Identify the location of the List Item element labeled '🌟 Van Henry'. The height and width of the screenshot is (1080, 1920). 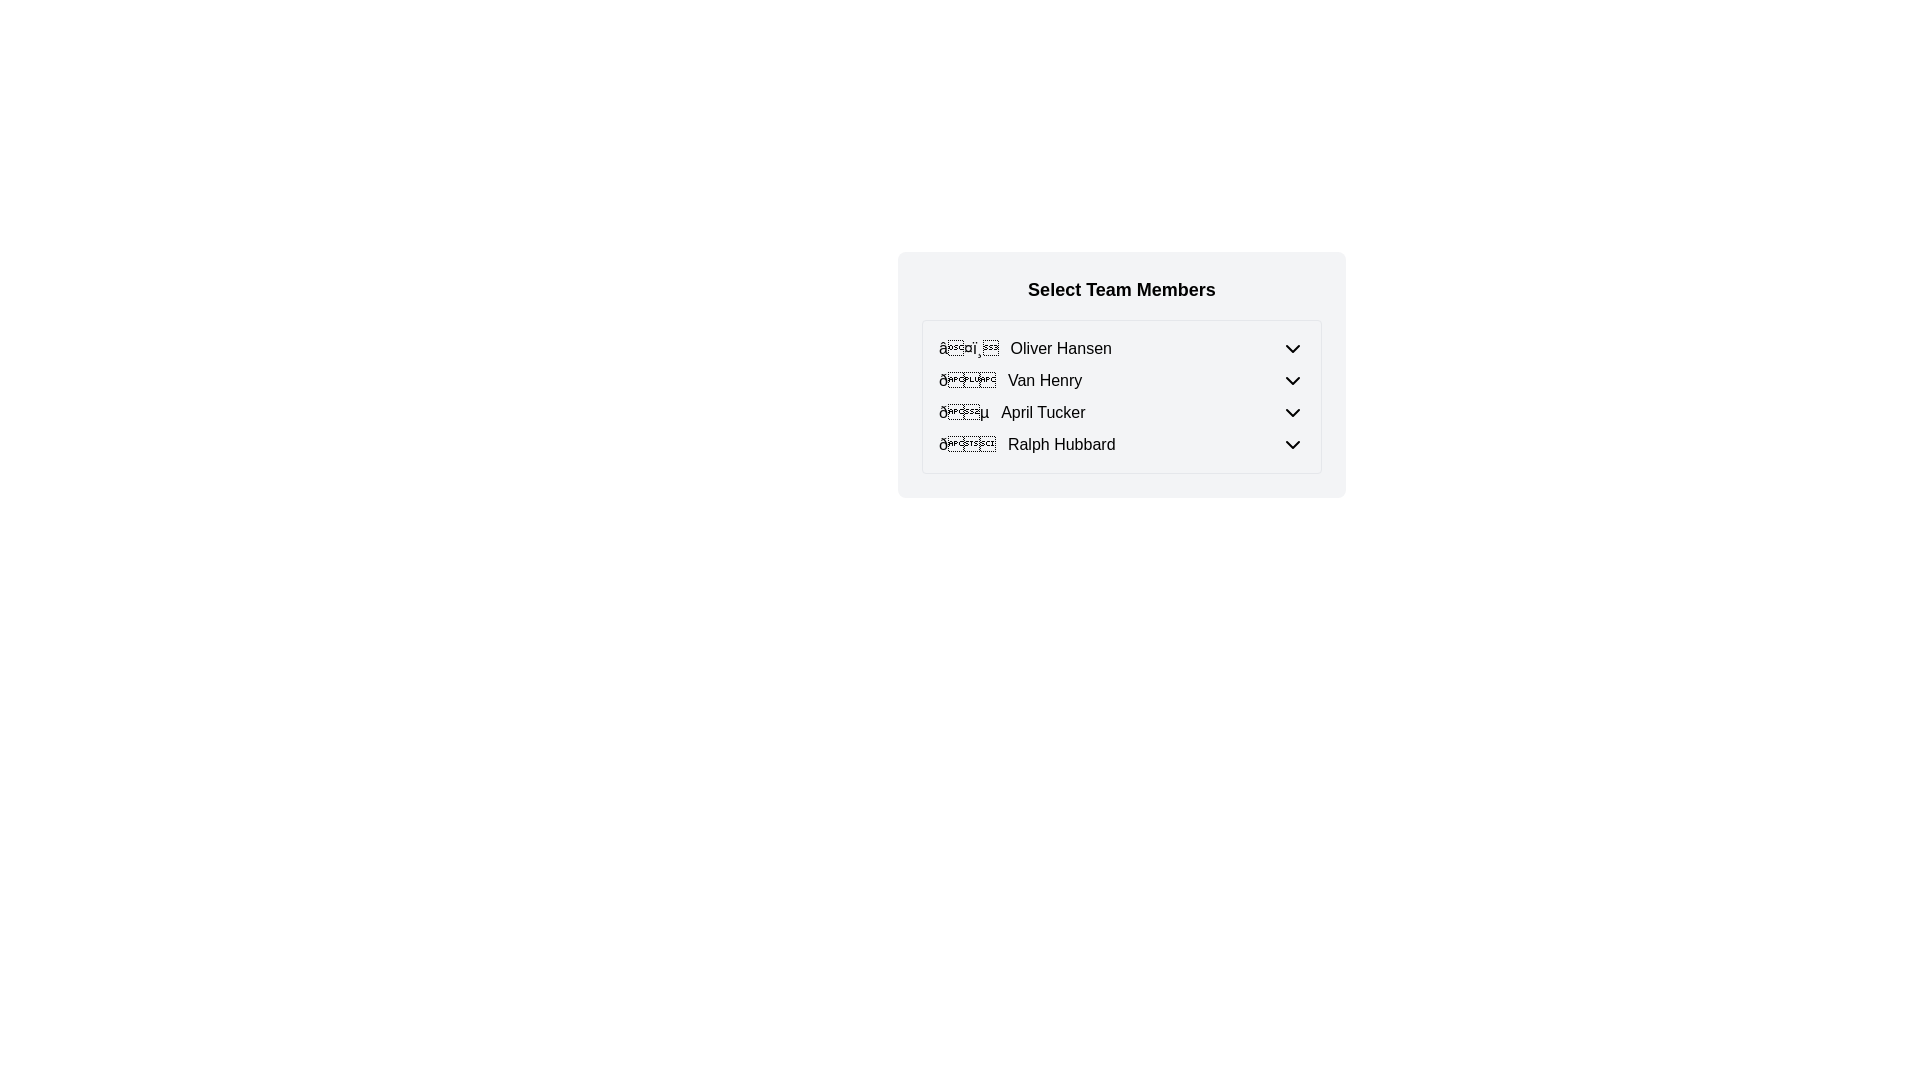
(1122, 381).